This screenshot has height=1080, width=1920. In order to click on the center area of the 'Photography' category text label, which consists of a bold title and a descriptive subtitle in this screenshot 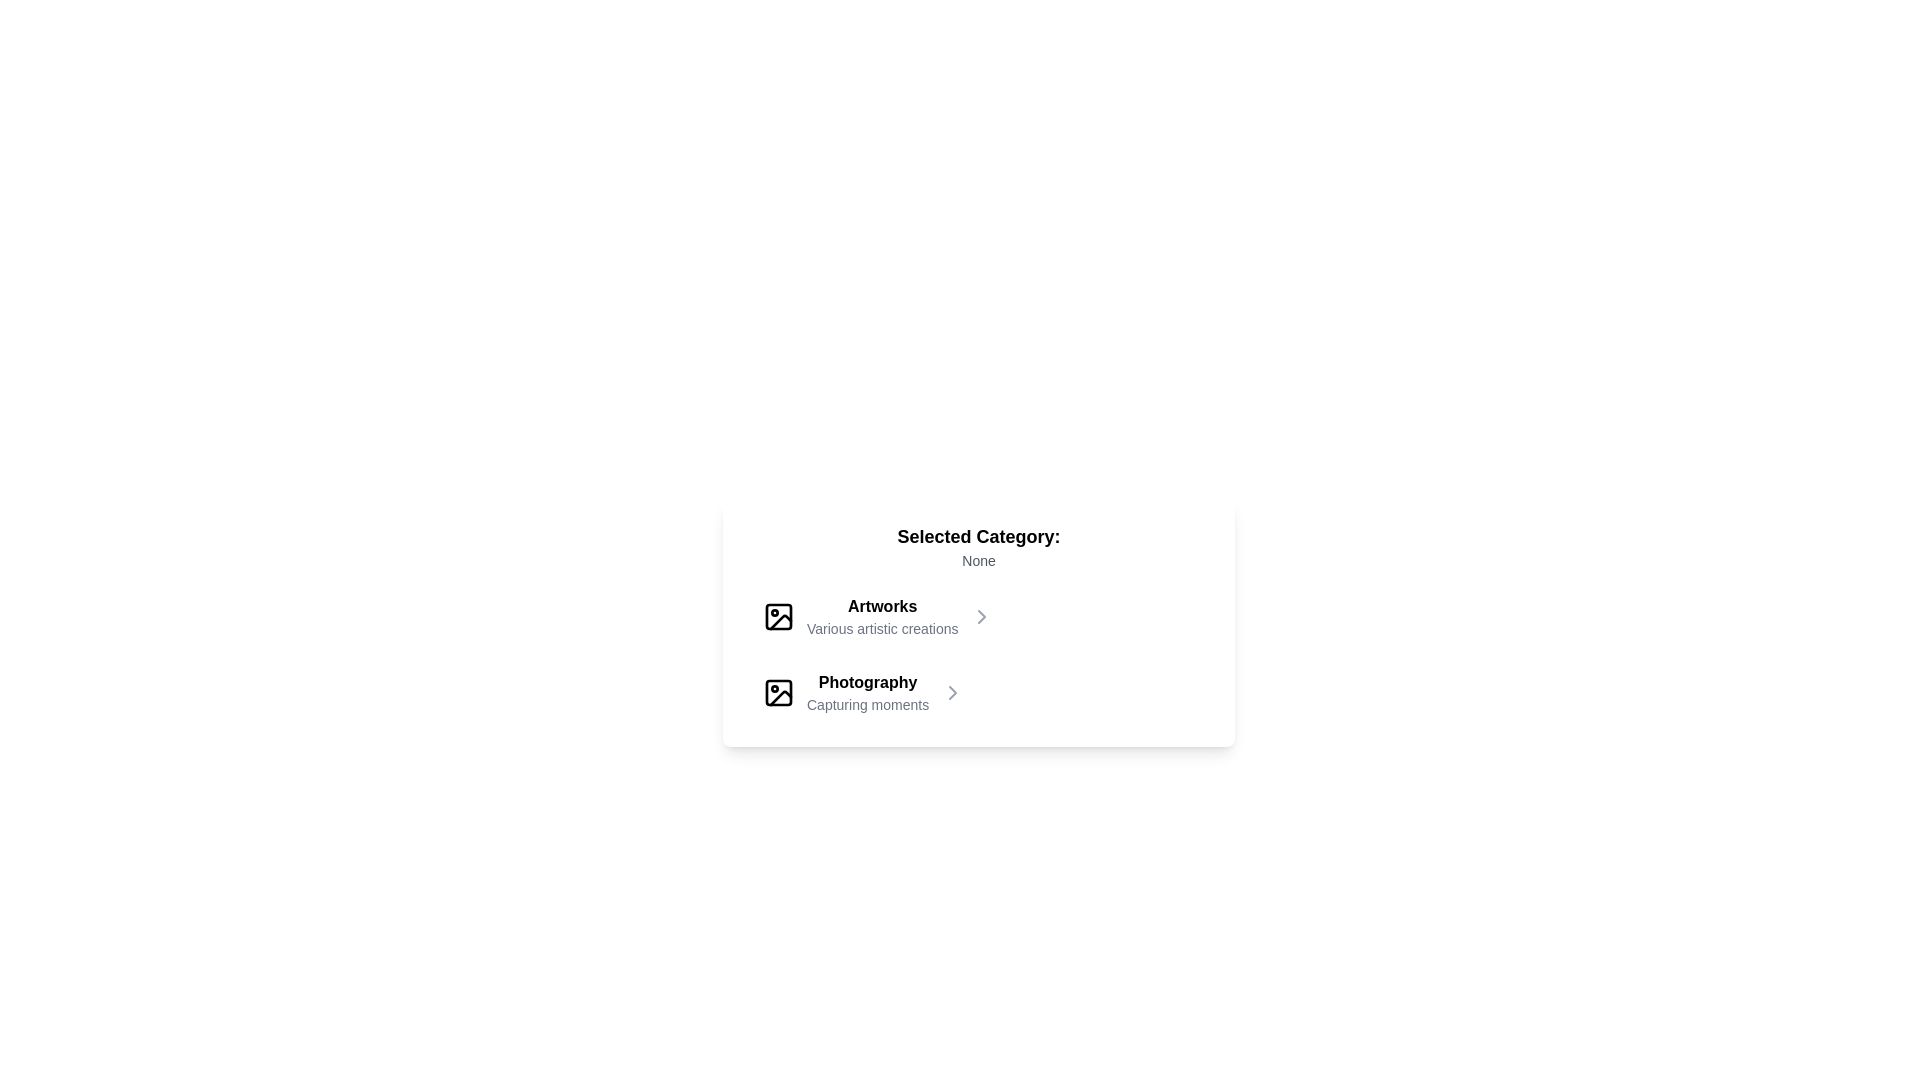, I will do `click(868, 692)`.